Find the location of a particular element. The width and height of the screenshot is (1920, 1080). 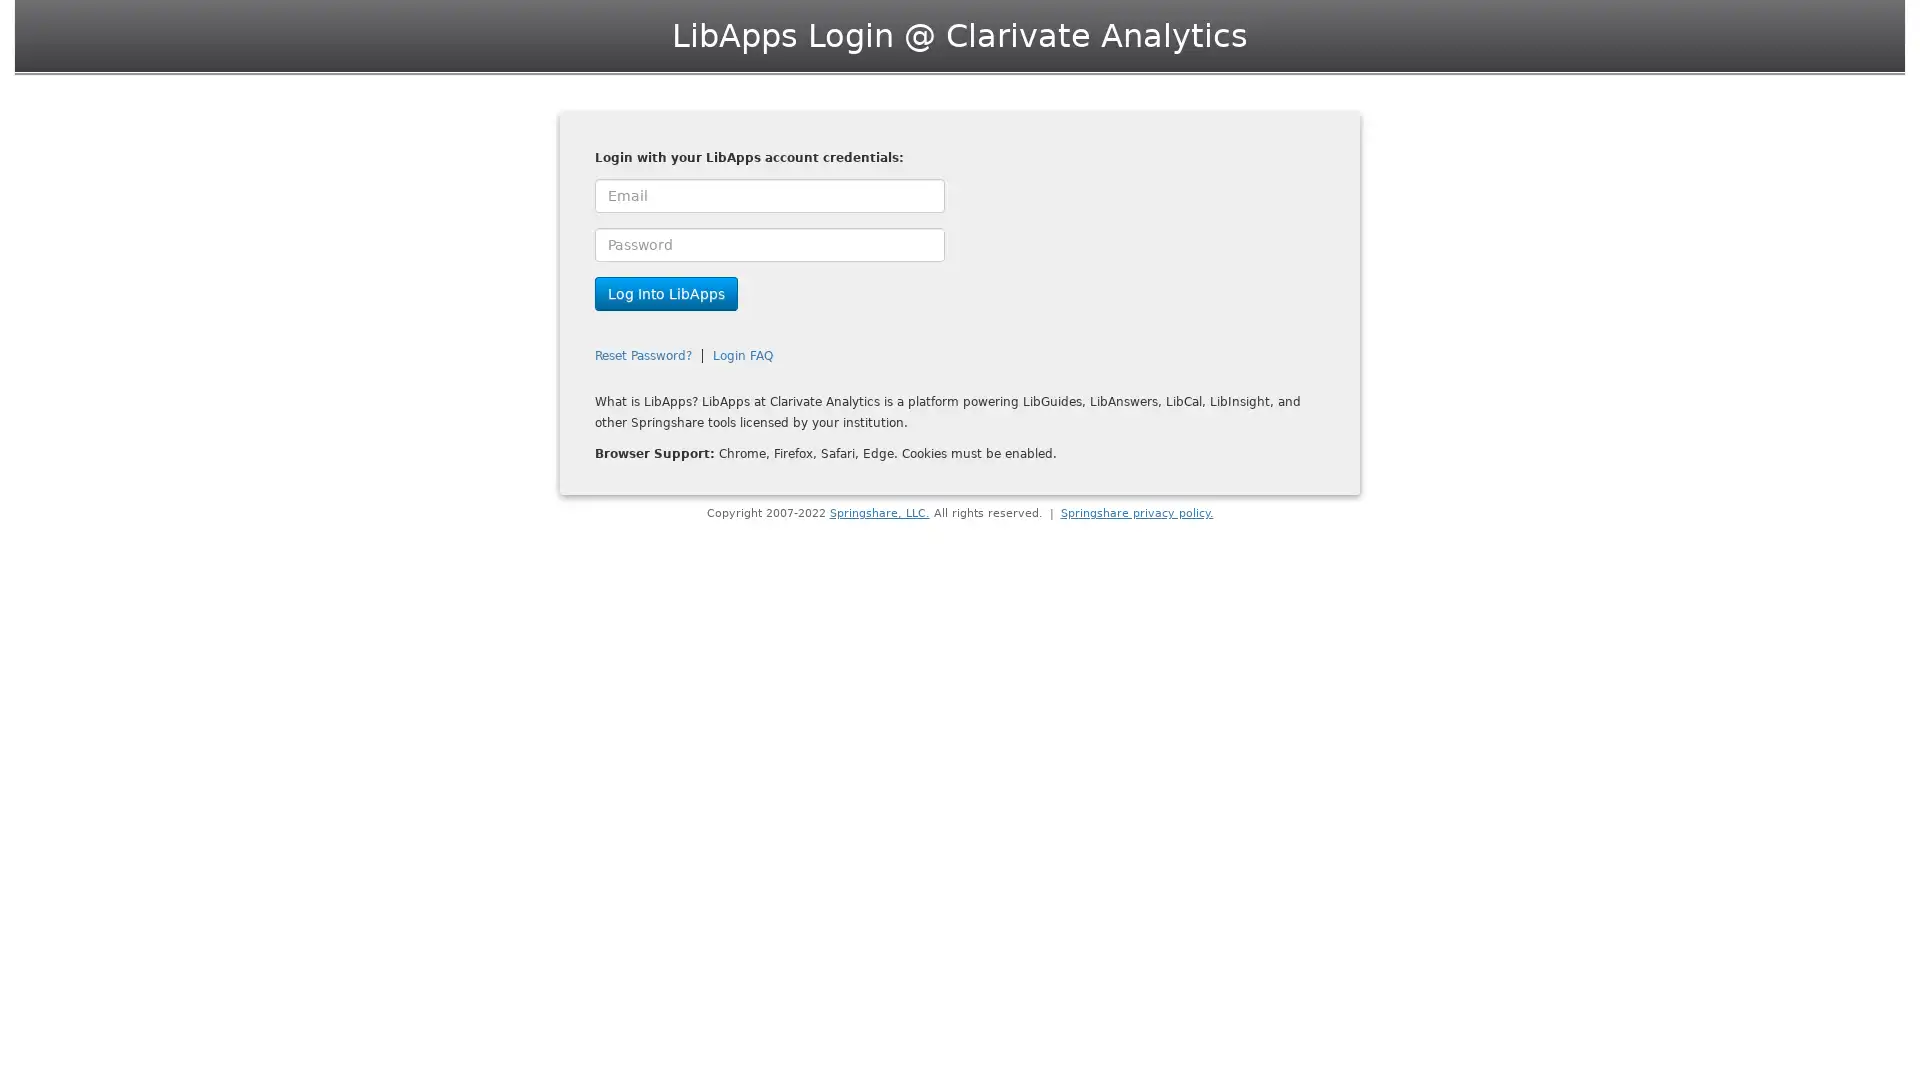

Log Into LibApps is located at coordinates (666, 293).